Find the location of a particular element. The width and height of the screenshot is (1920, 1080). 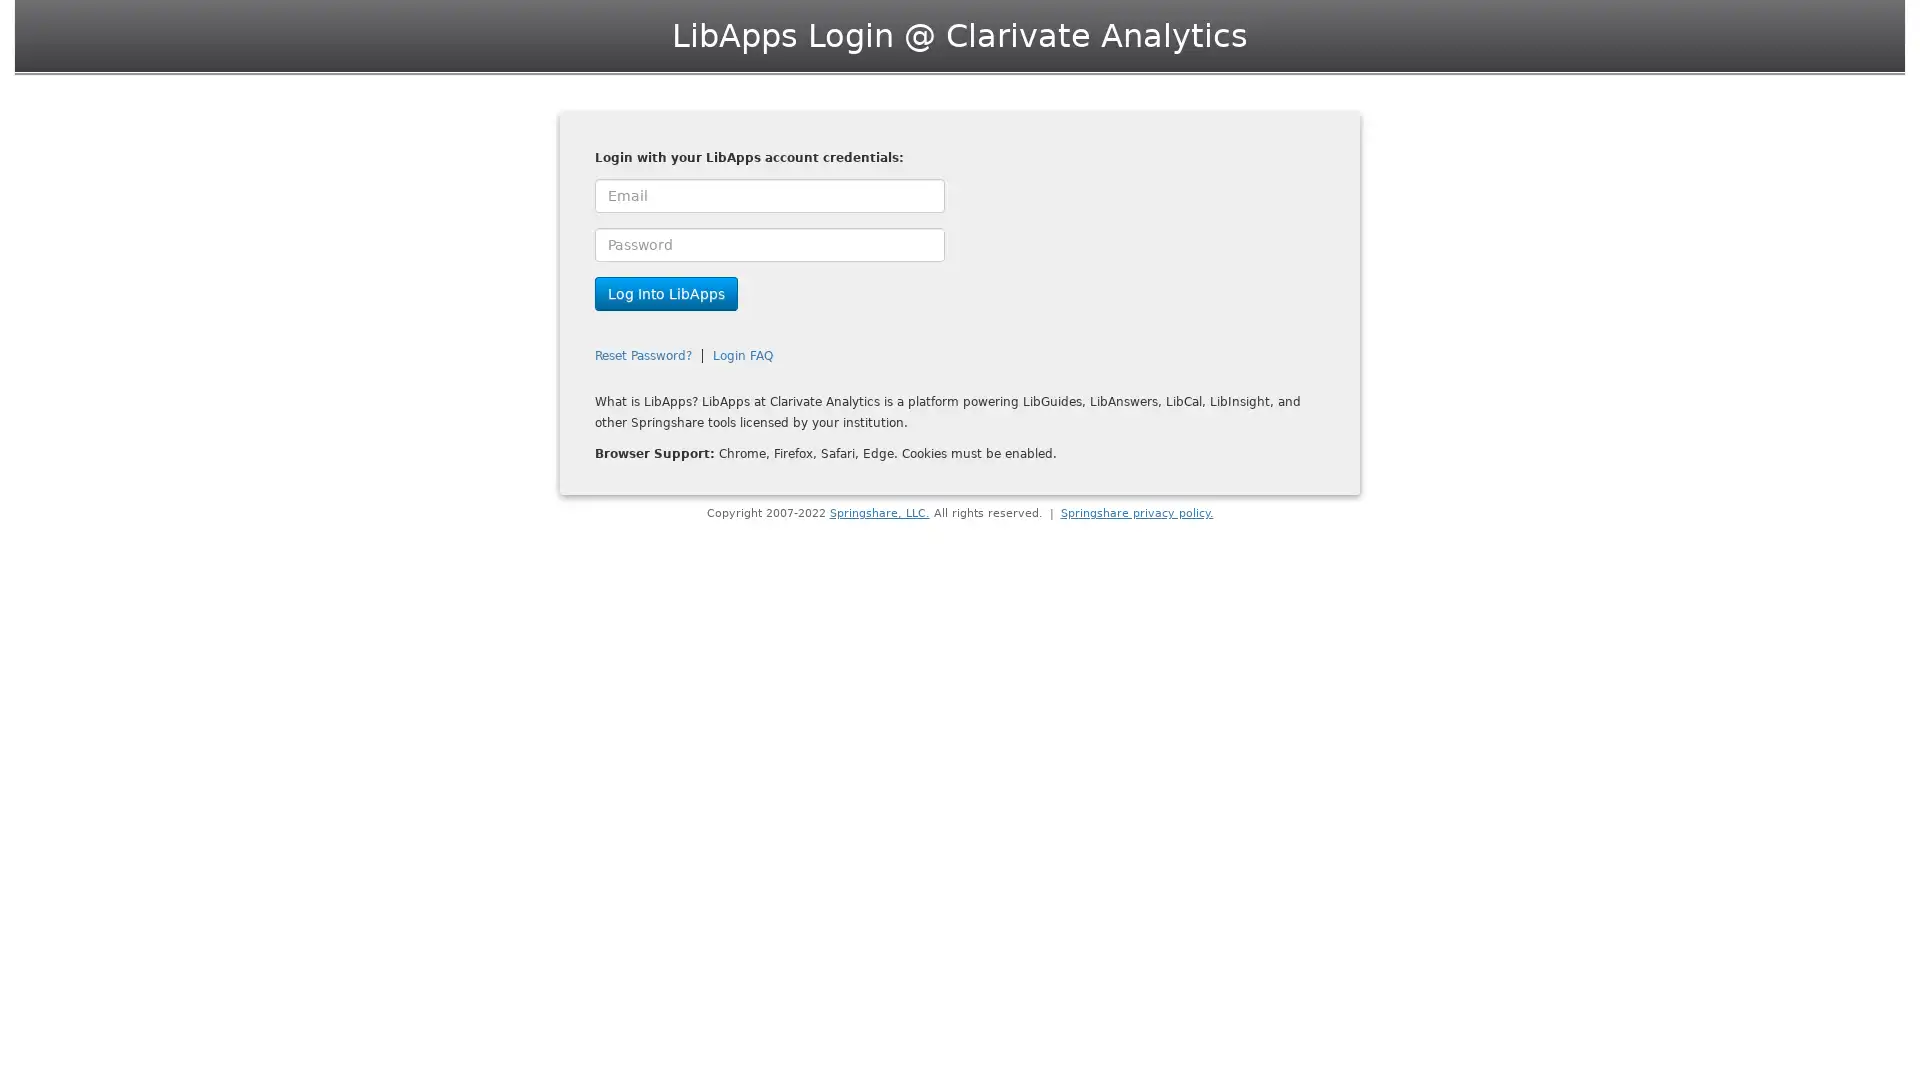

Log Into LibApps is located at coordinates (666, 293).